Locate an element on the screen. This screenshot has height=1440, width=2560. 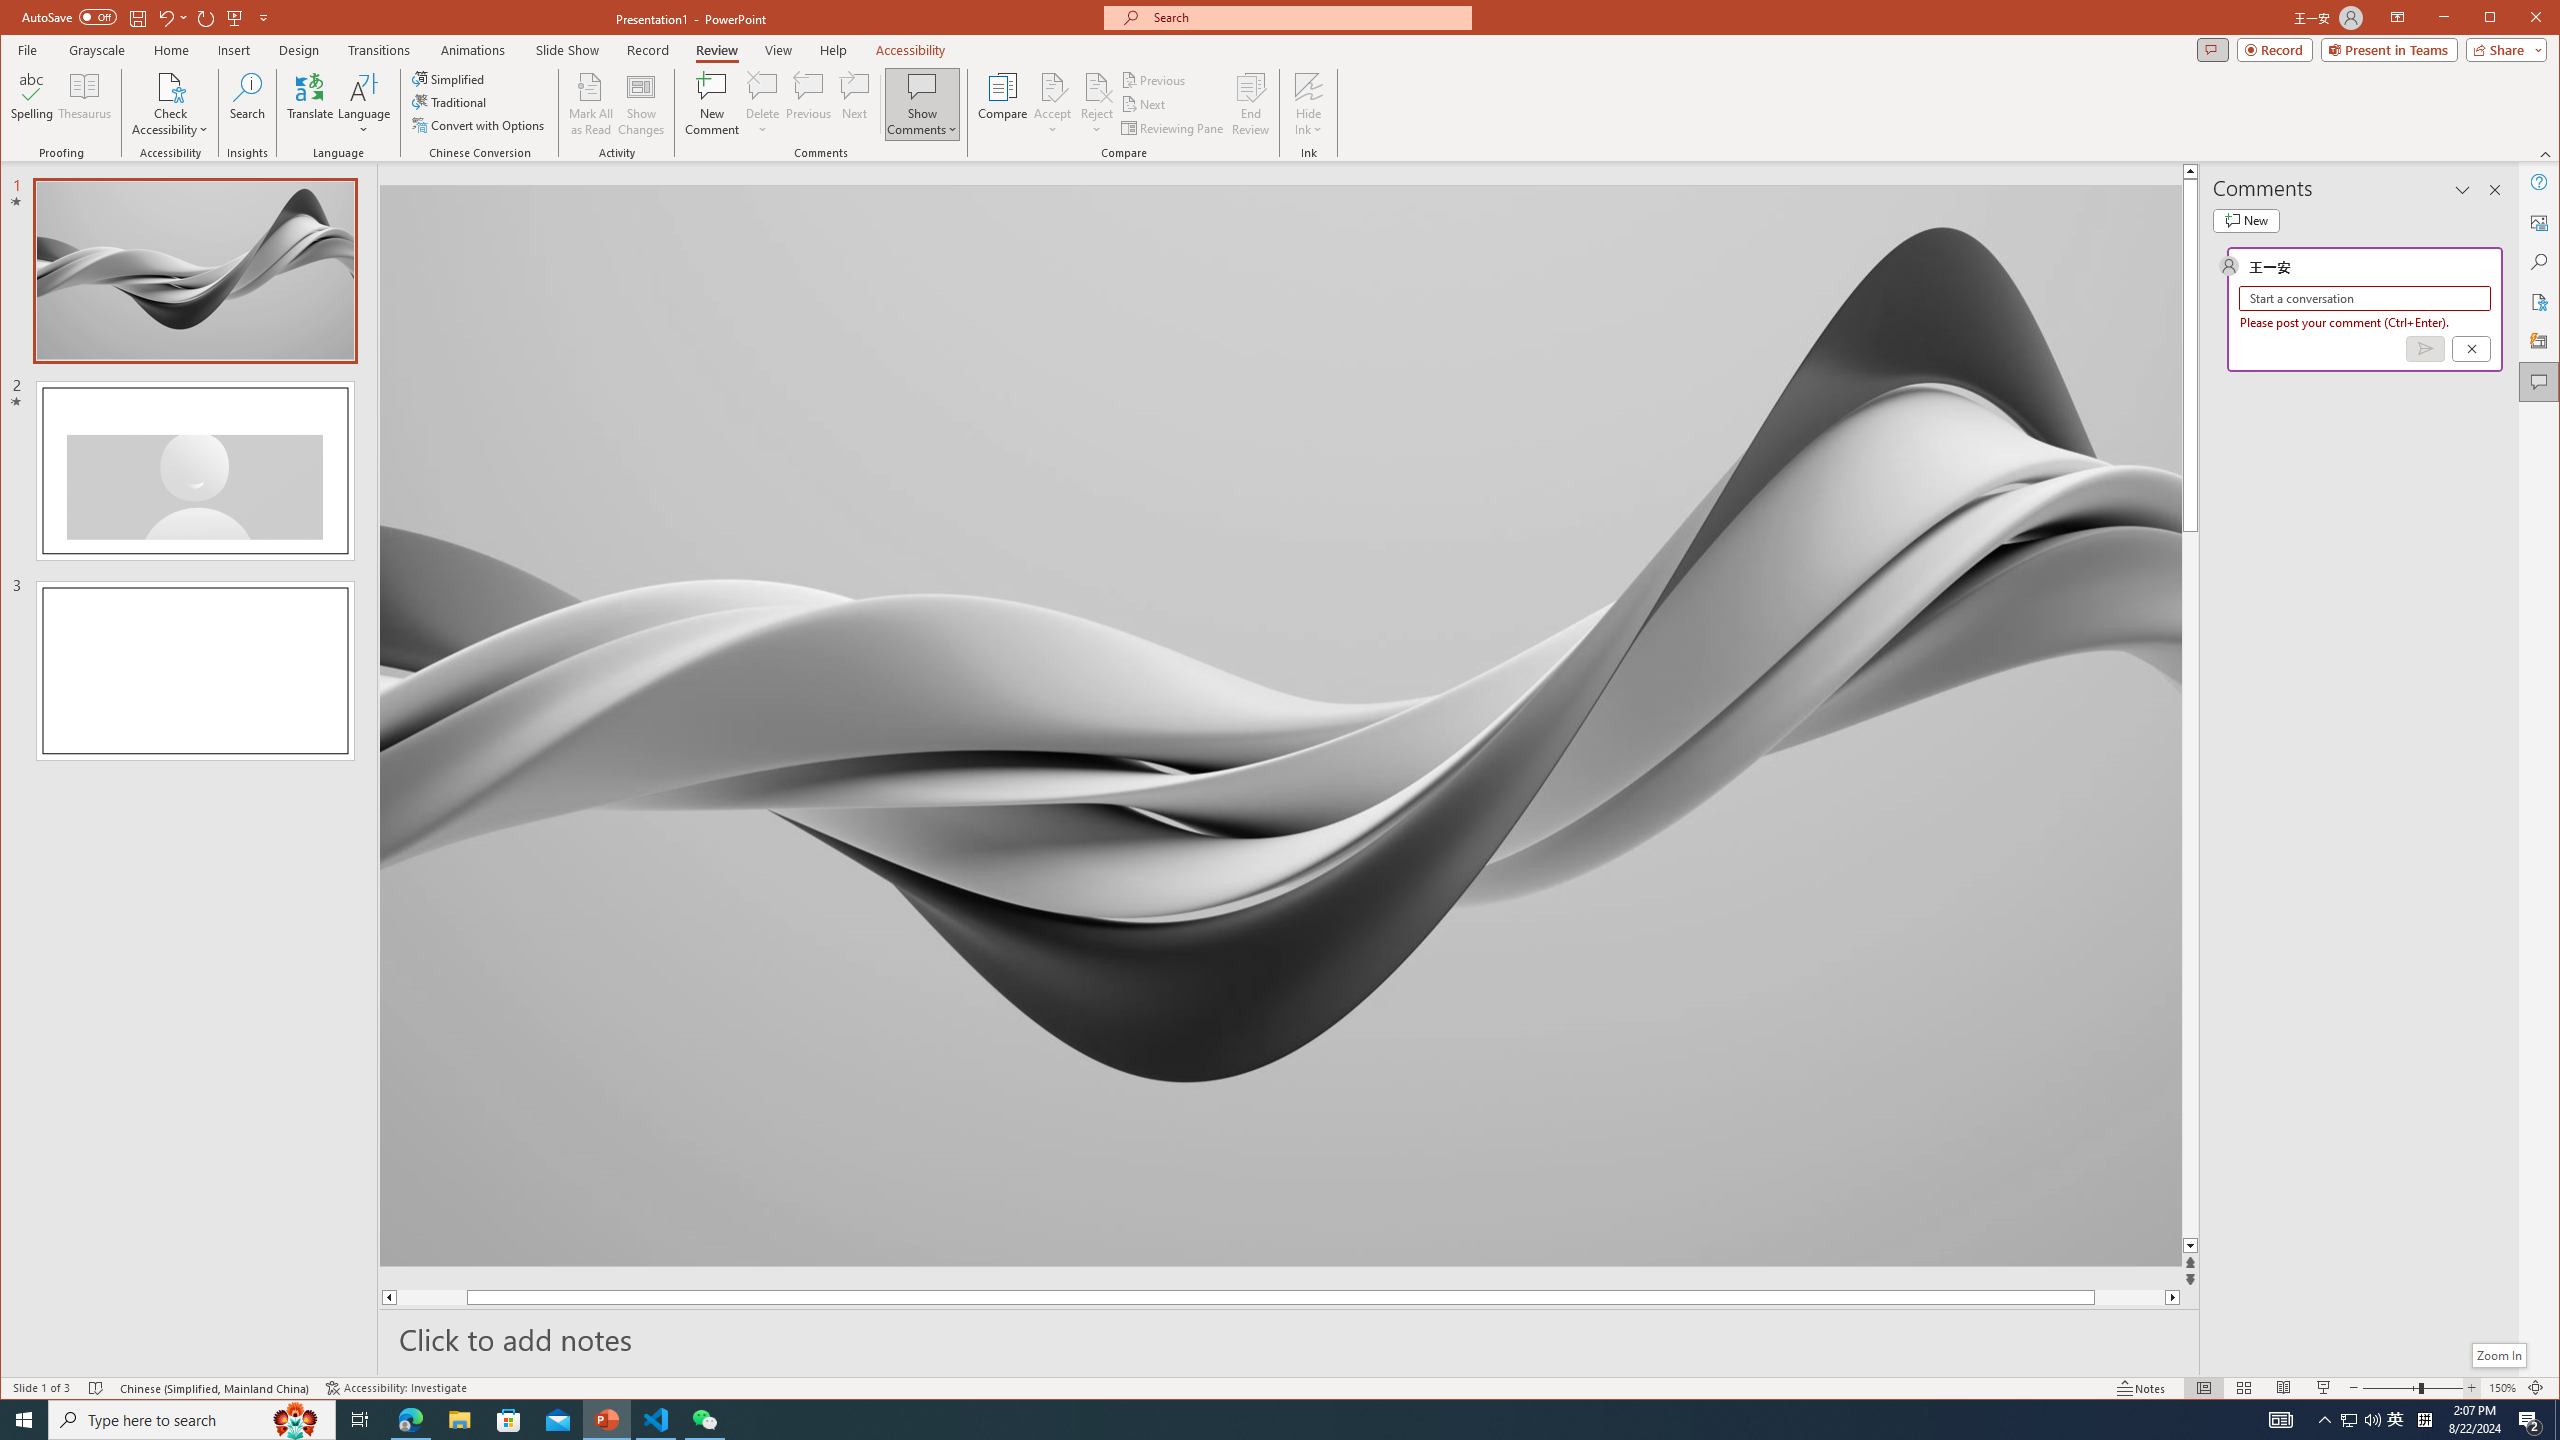
'Compare' is located at coordinates (1002, 103).